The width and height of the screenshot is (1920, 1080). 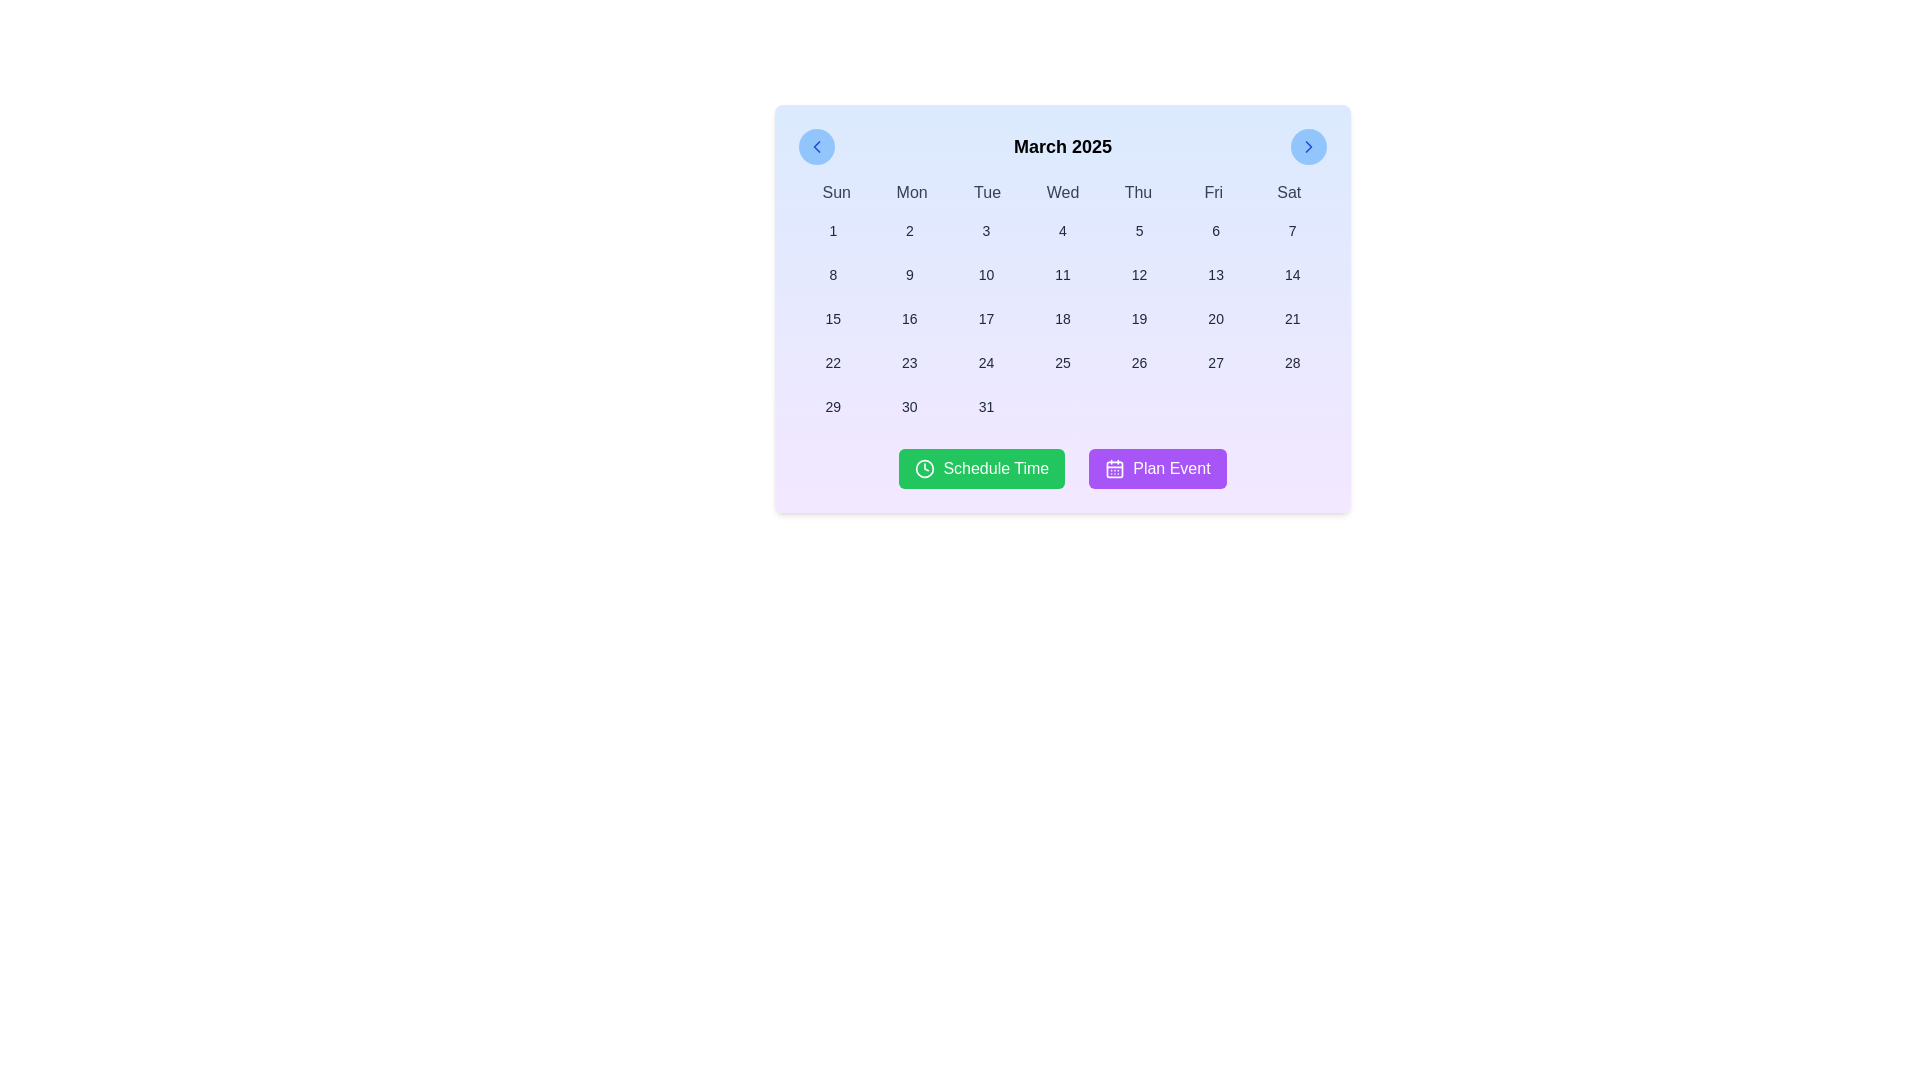 I want to click on the date in the calendar grid located within the card titled 'March 2025', so click(x=1061, y=318).